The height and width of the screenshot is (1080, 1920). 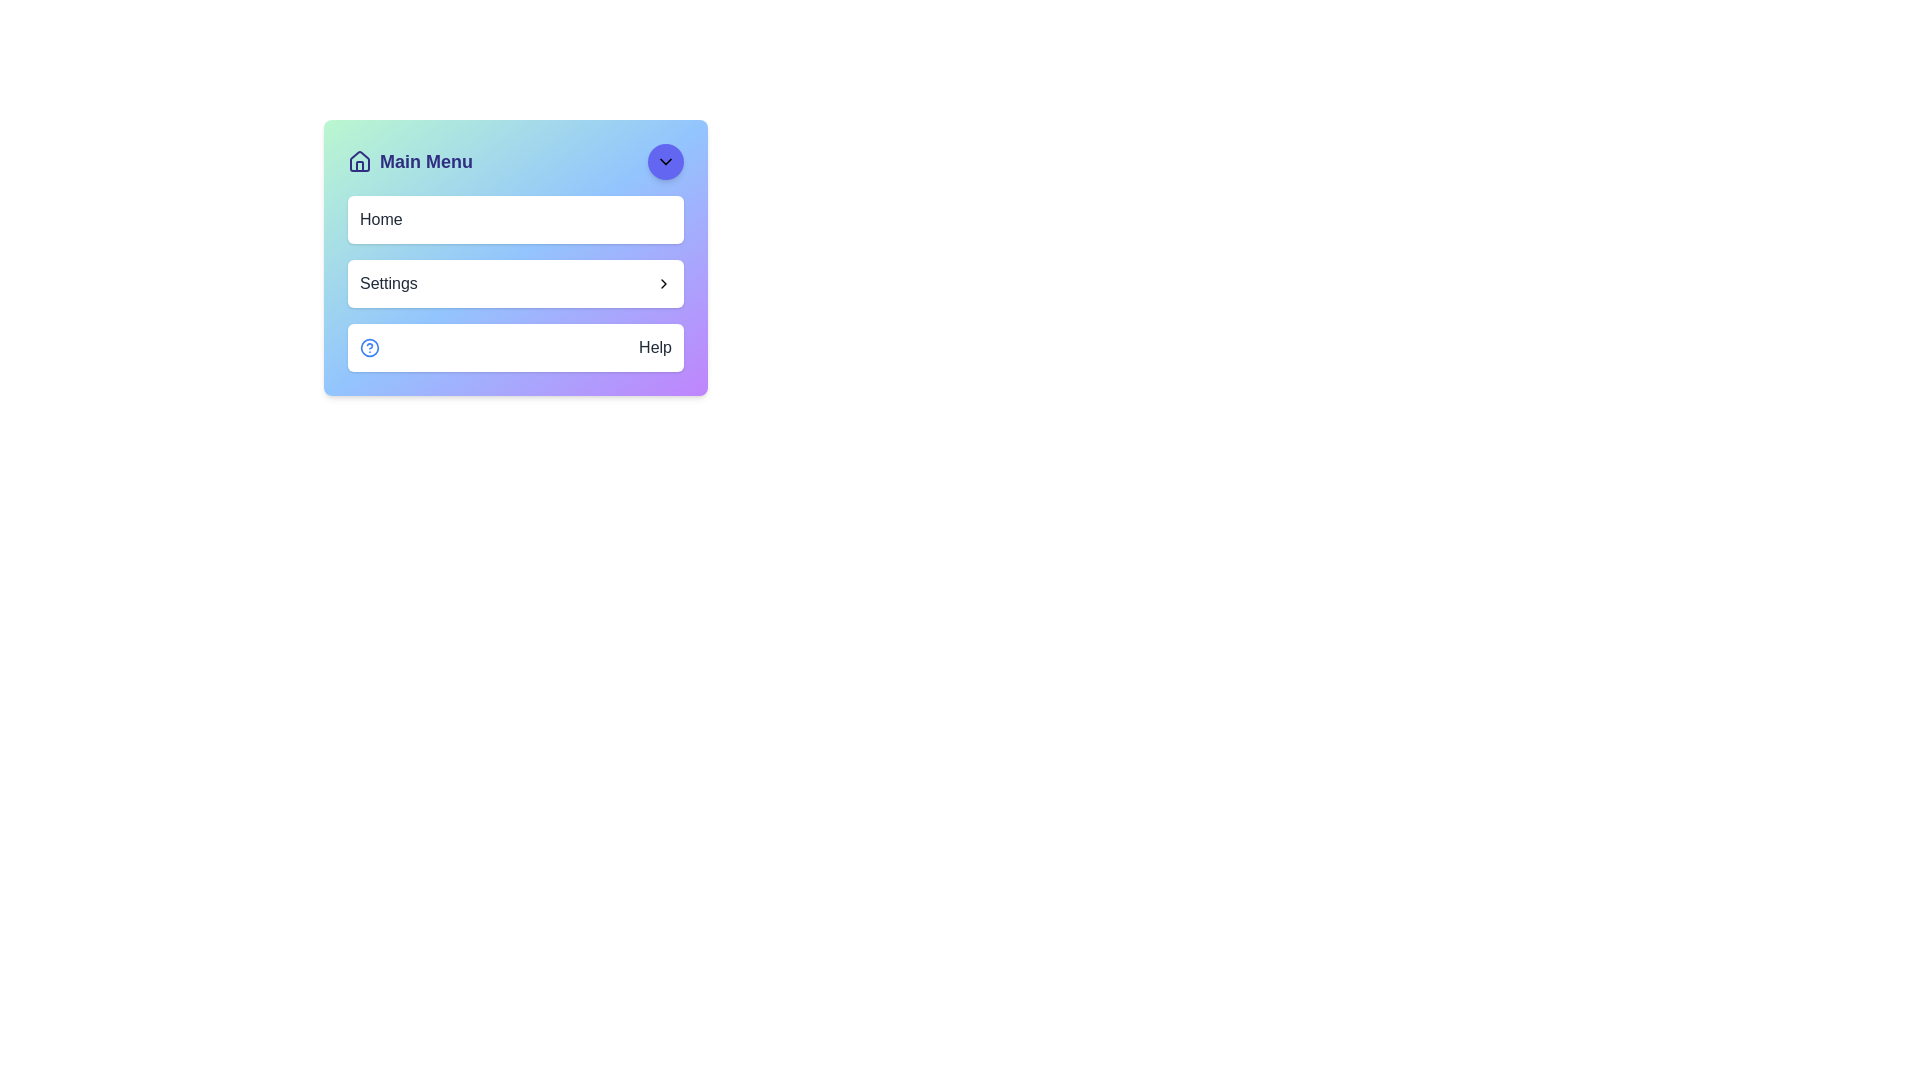 What do you see at coordinates (369, 346) in the screenshot?
I see `the inner circular stroke of the blue help icon located to the left of the 'Help' label in the navigation component` at bounding box center [369, 346].